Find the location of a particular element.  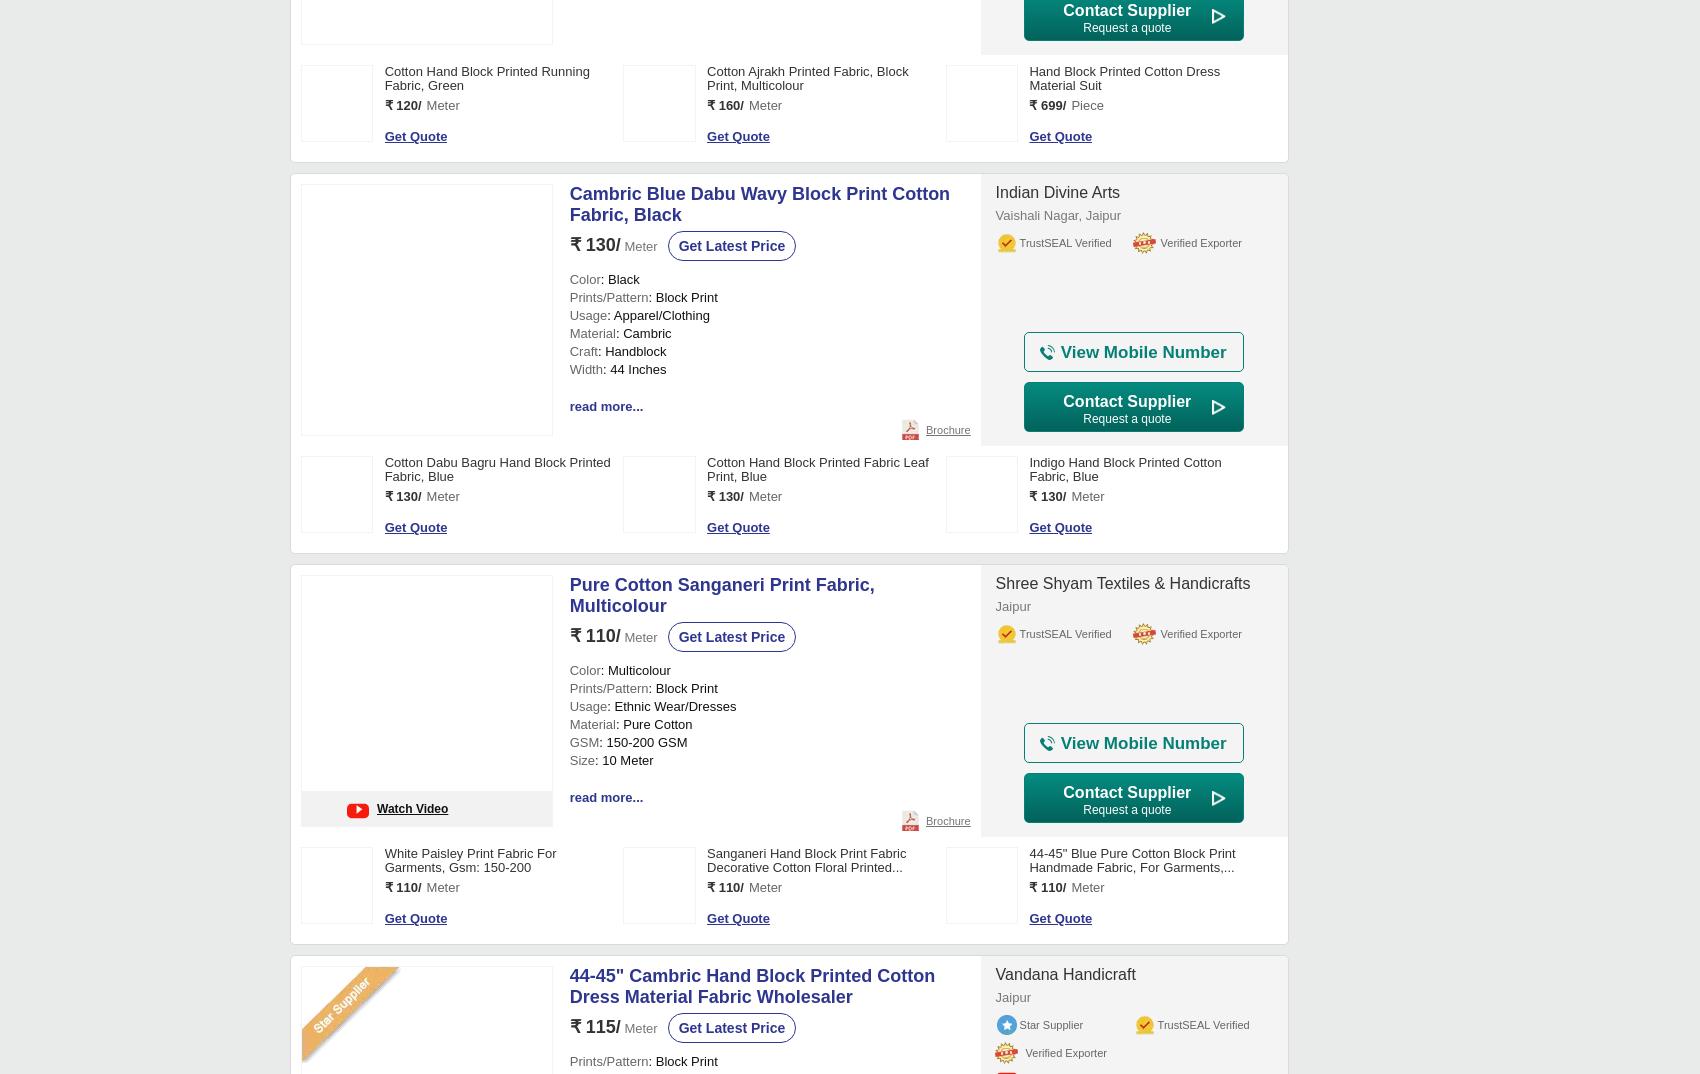

'Chennai' is located at coordinates (994, 45).